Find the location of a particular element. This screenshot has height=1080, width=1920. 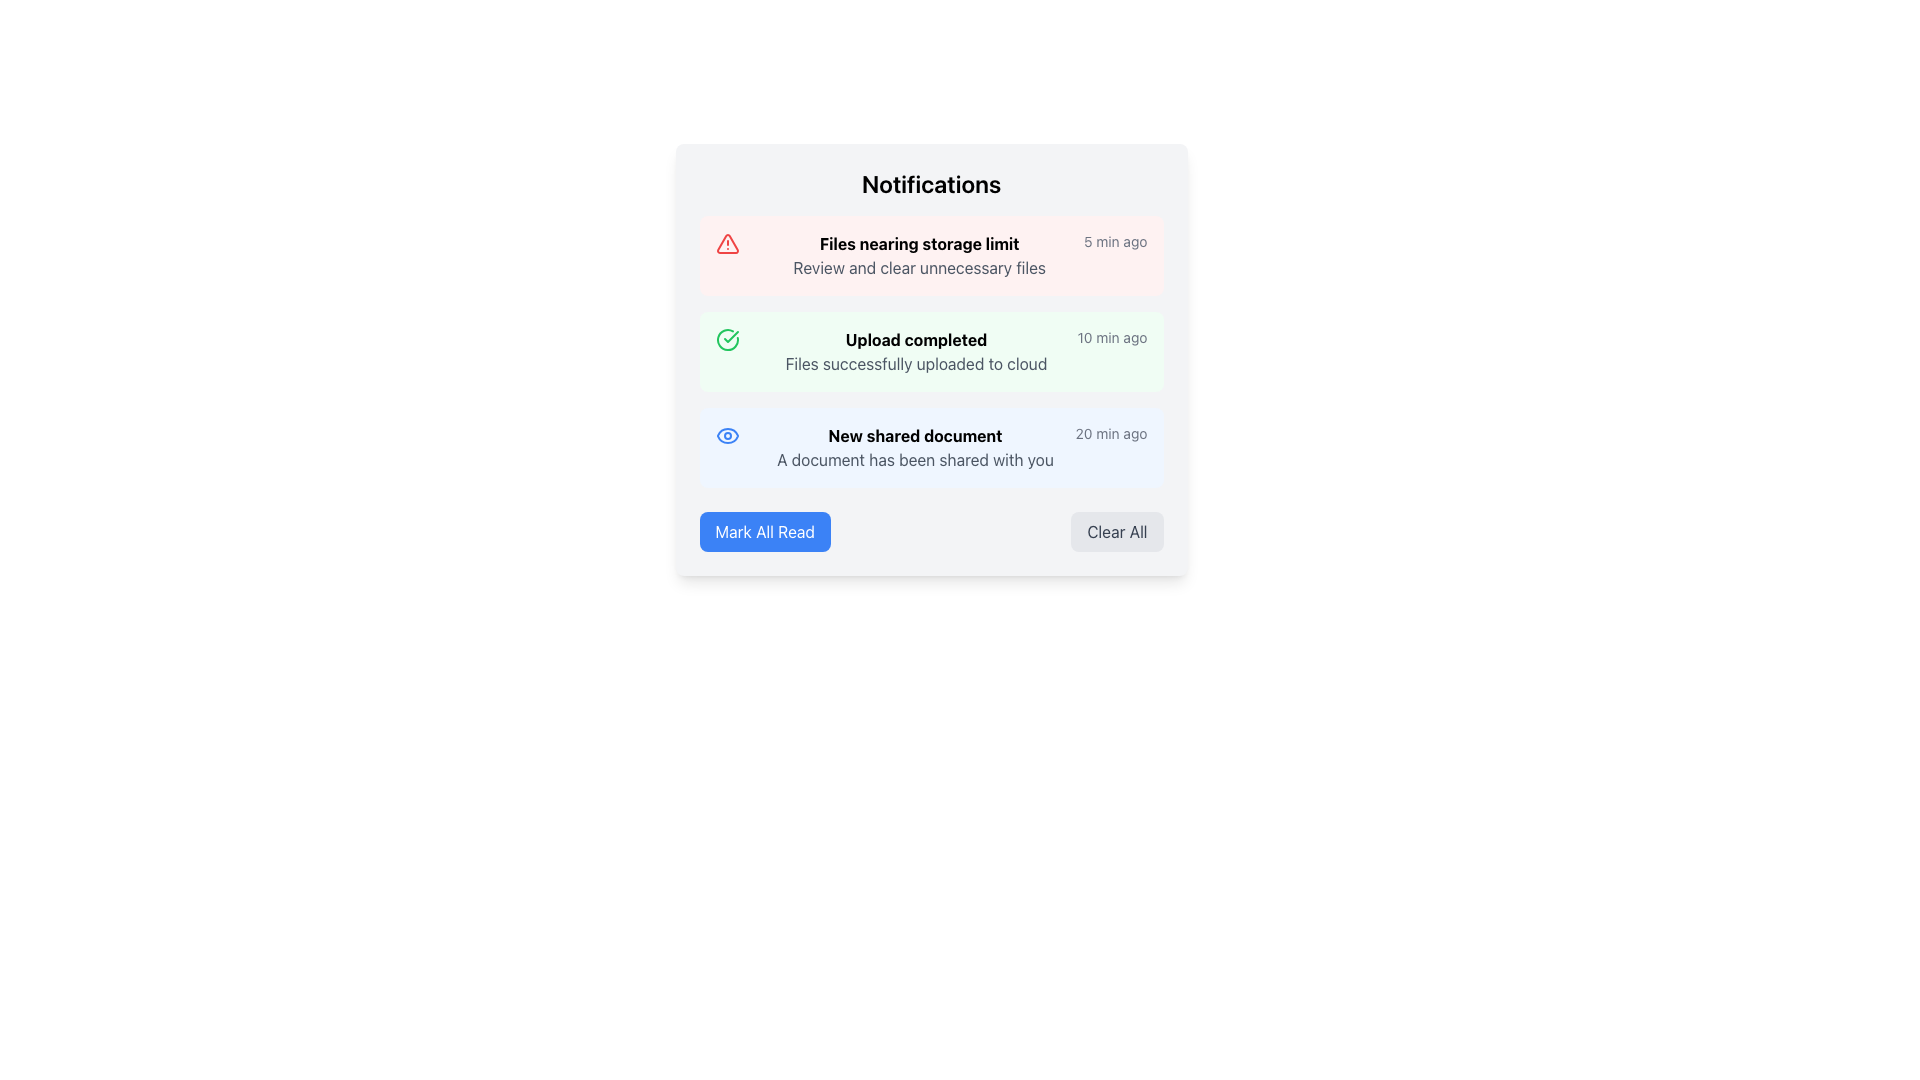

text from the Text Label that indicates a successful file upload, positioned beneath the 'Upload completed' heading in the notifications panel is located at coordinates (915, 363).